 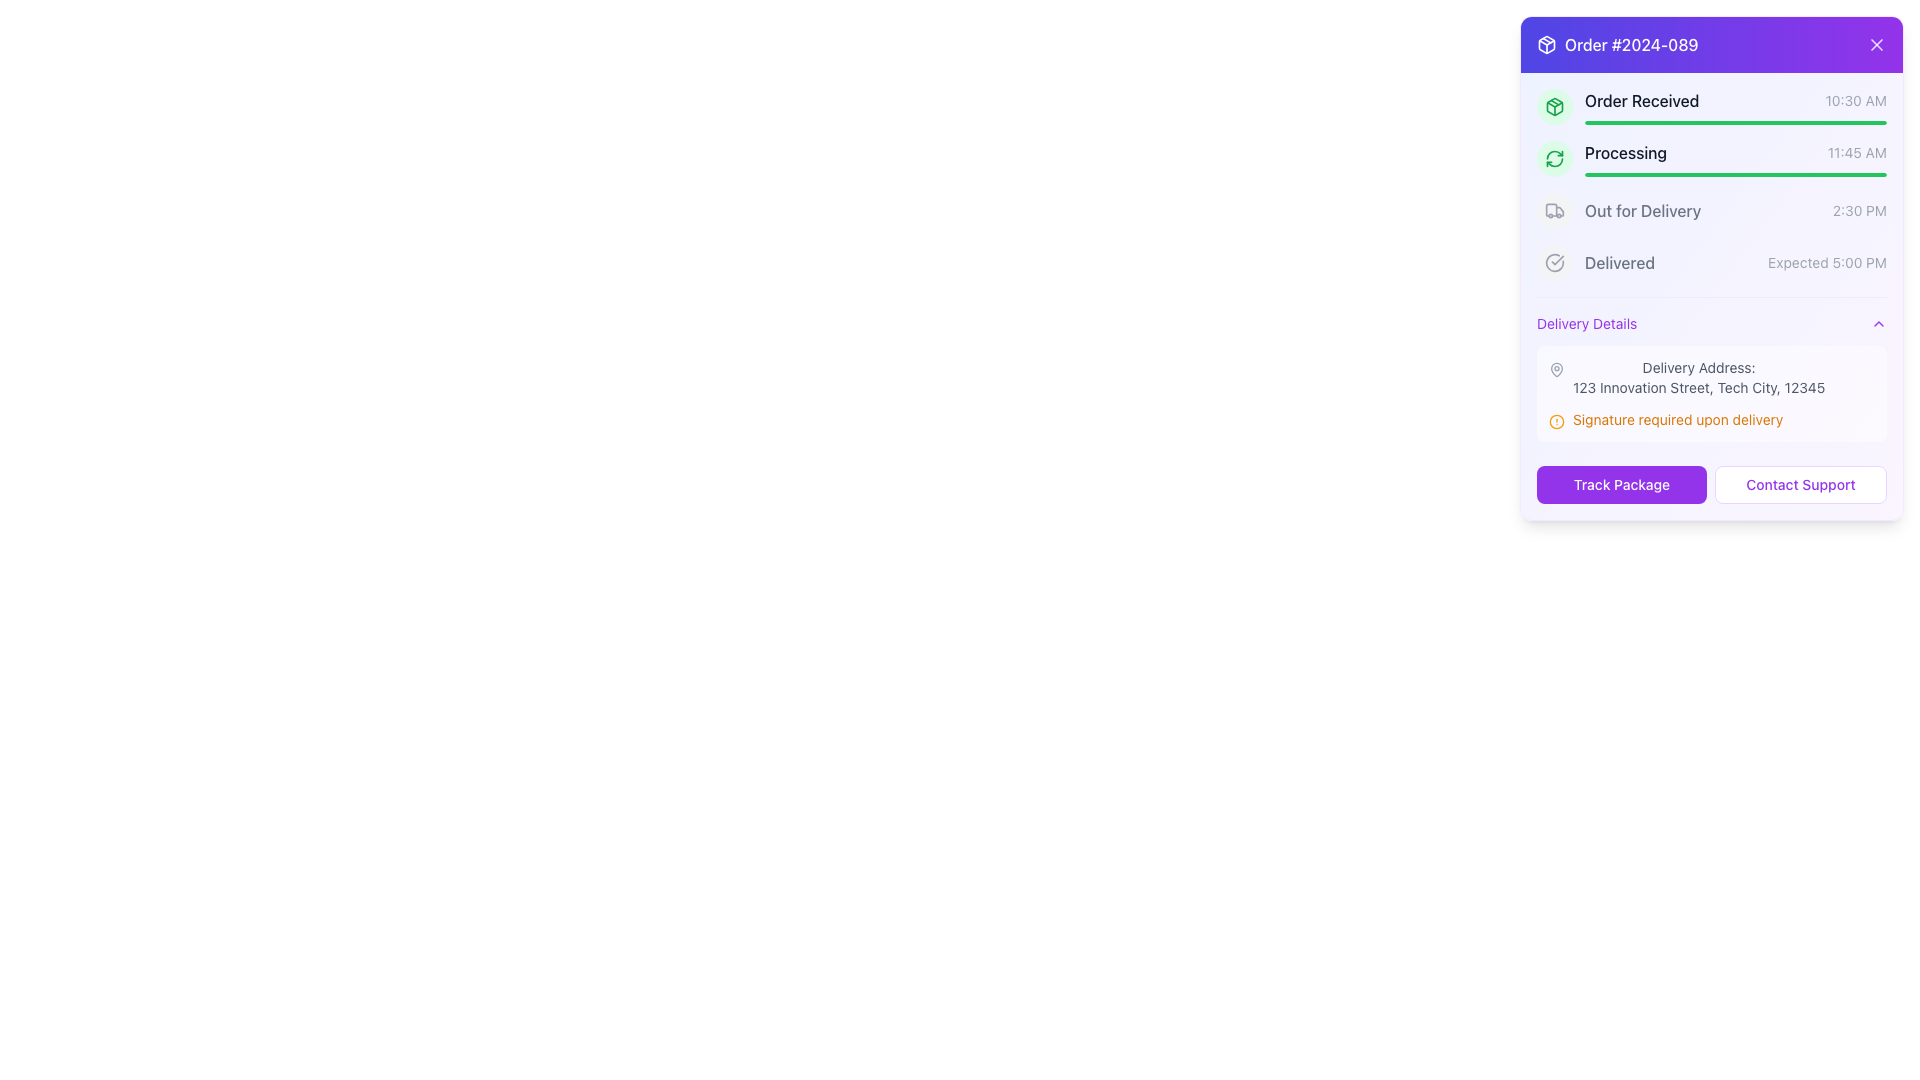 I want to click on the decorative icon indicating 'Out for Delivery' status, which is located to the left of the text 'Out for Delivery' and above '2:30 PM', so click(x=1554, y=211).